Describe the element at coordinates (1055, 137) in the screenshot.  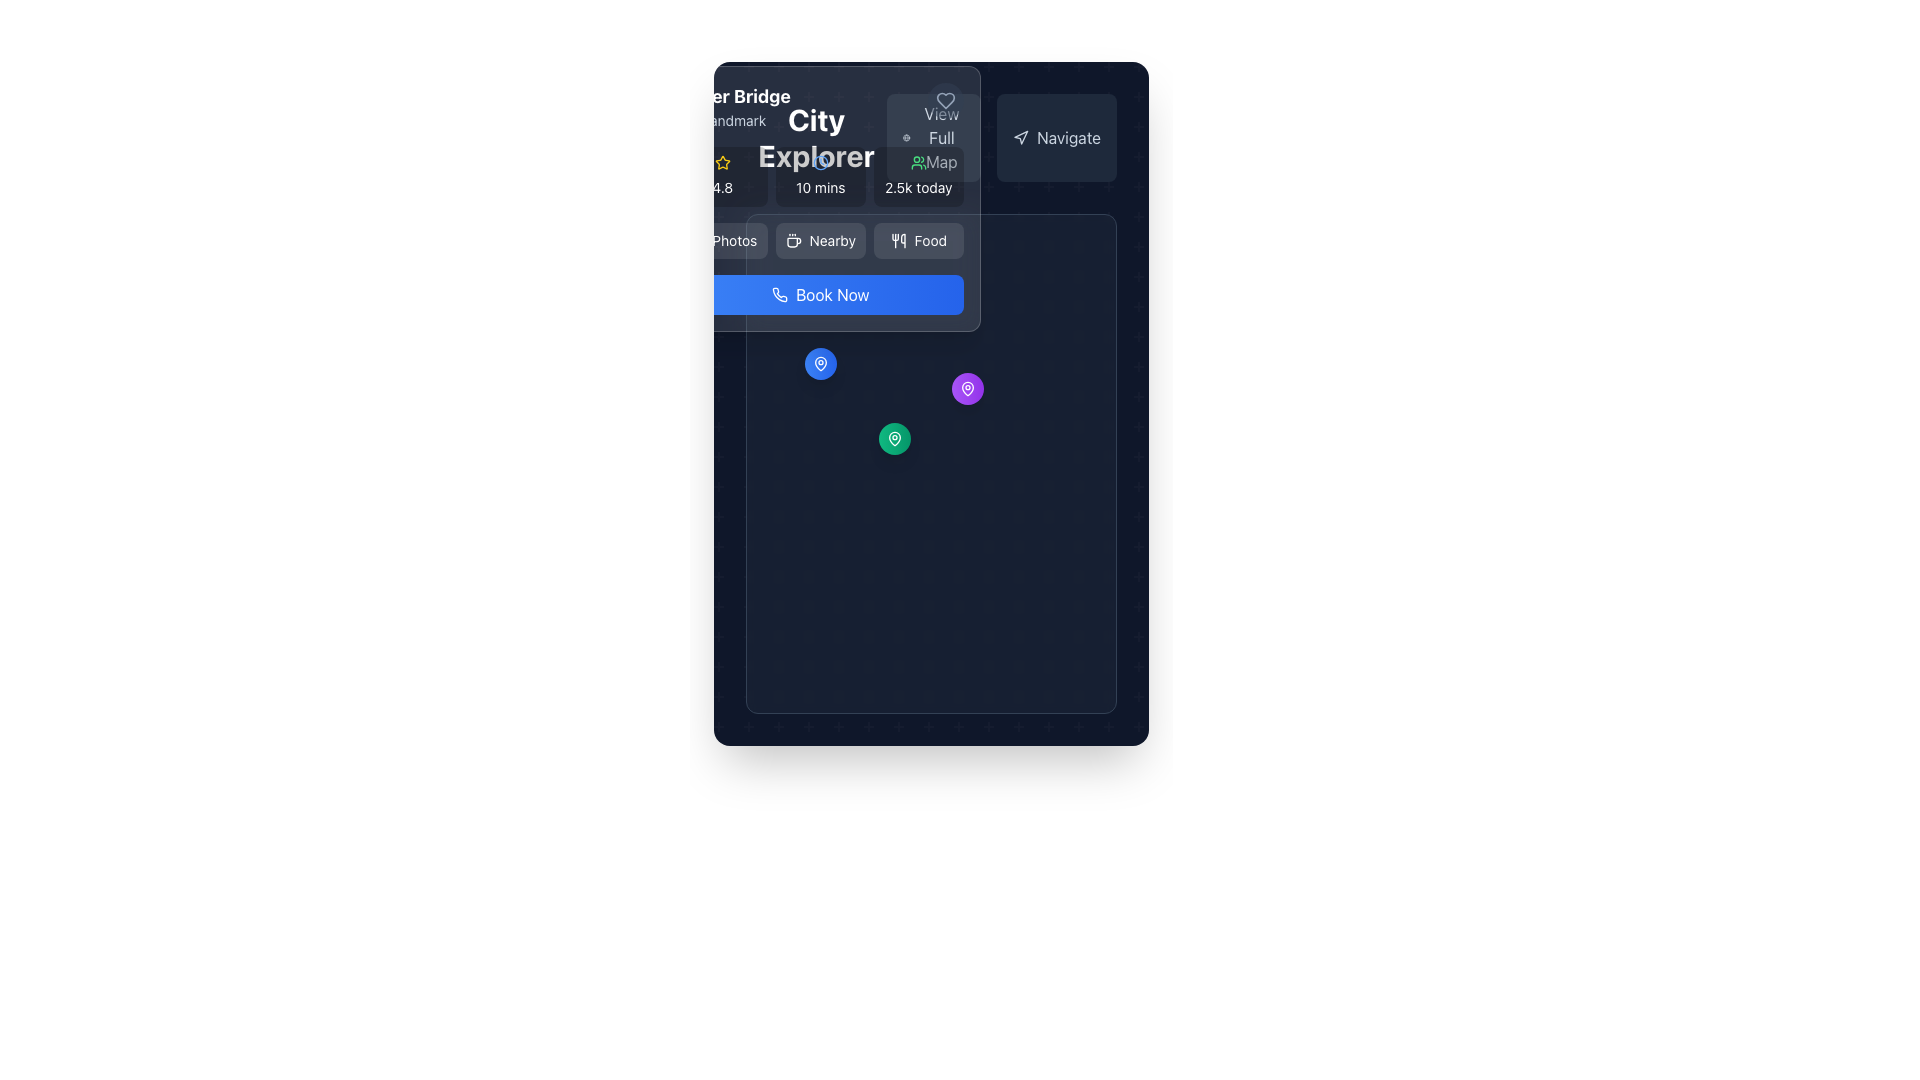
I see `the 'Navigate' button, which is a rectangular button with rounded corners in dark slate color, located in the top-right corner of the interface` at that location.